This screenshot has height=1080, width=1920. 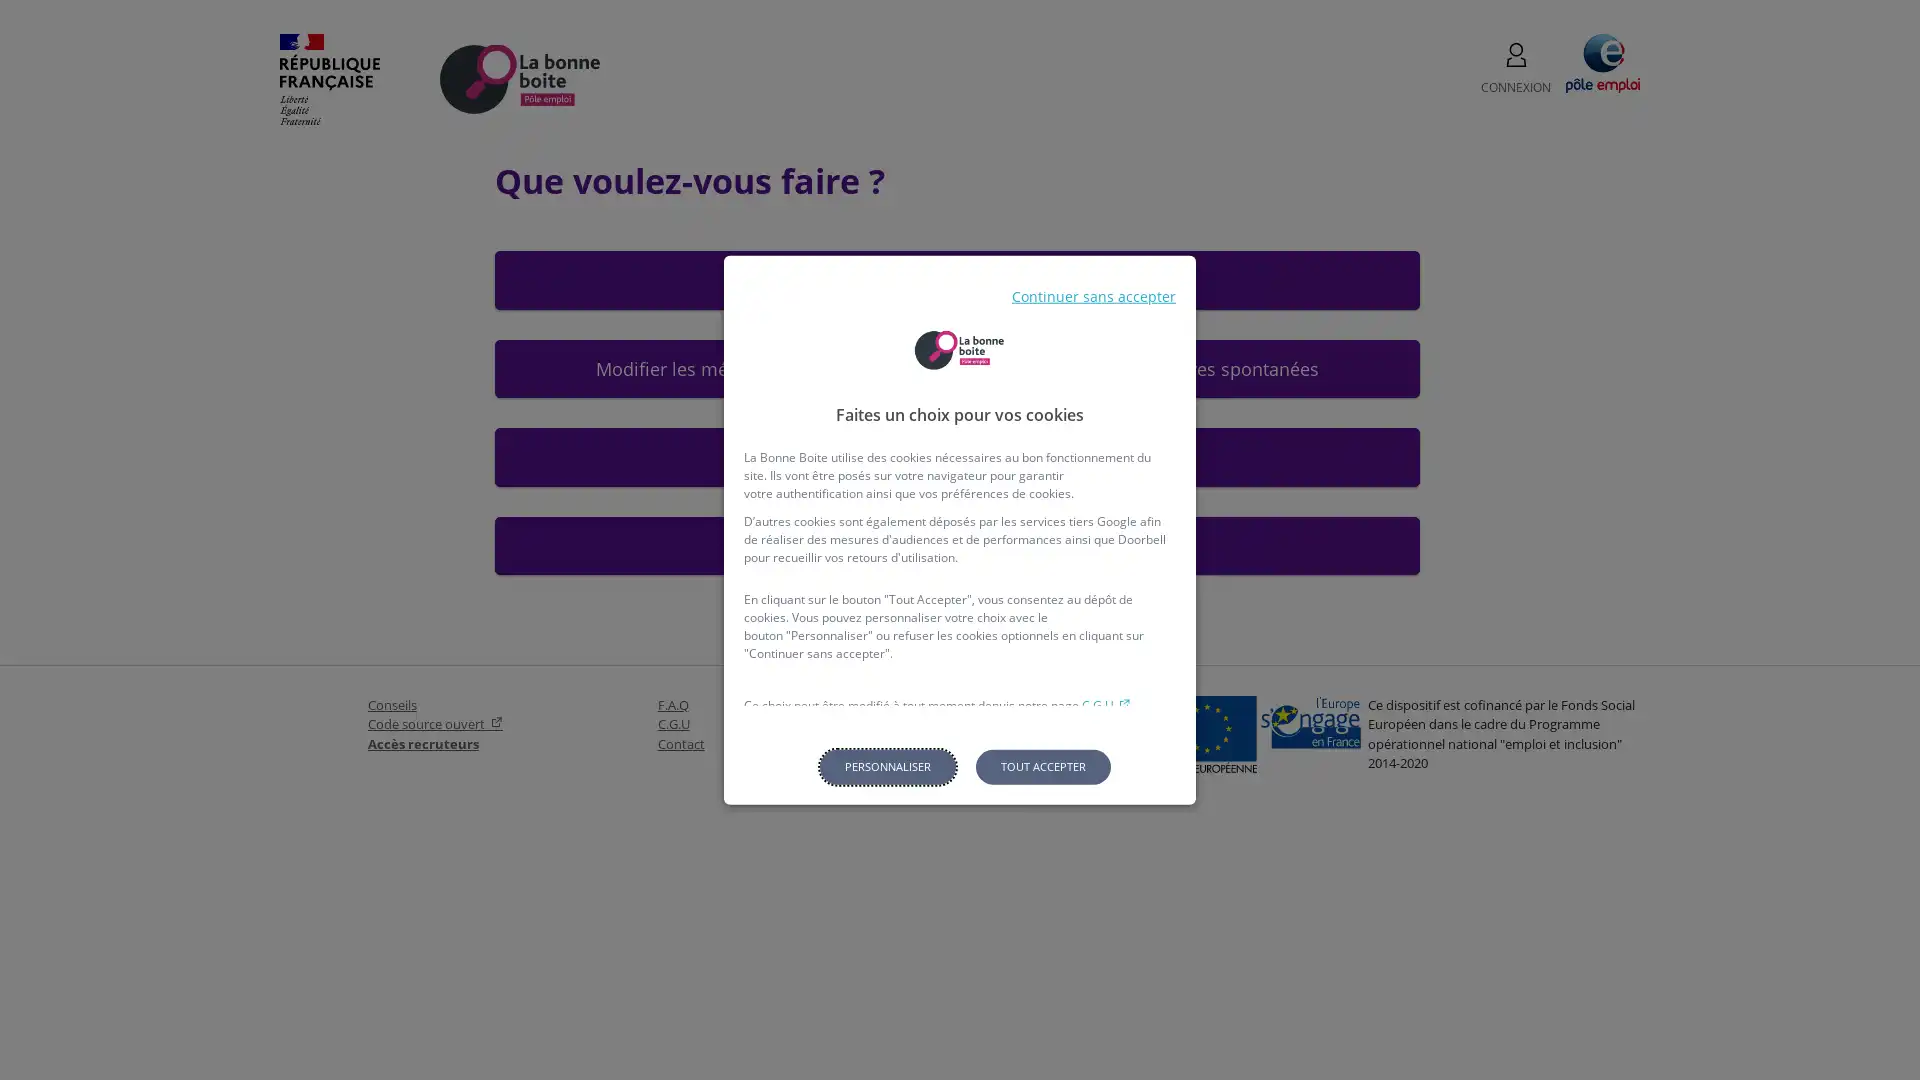 What do you see at coordinates (1041, 765) in the screenshot?
I see `Tout accepter` at bounding box center [1041, 765].